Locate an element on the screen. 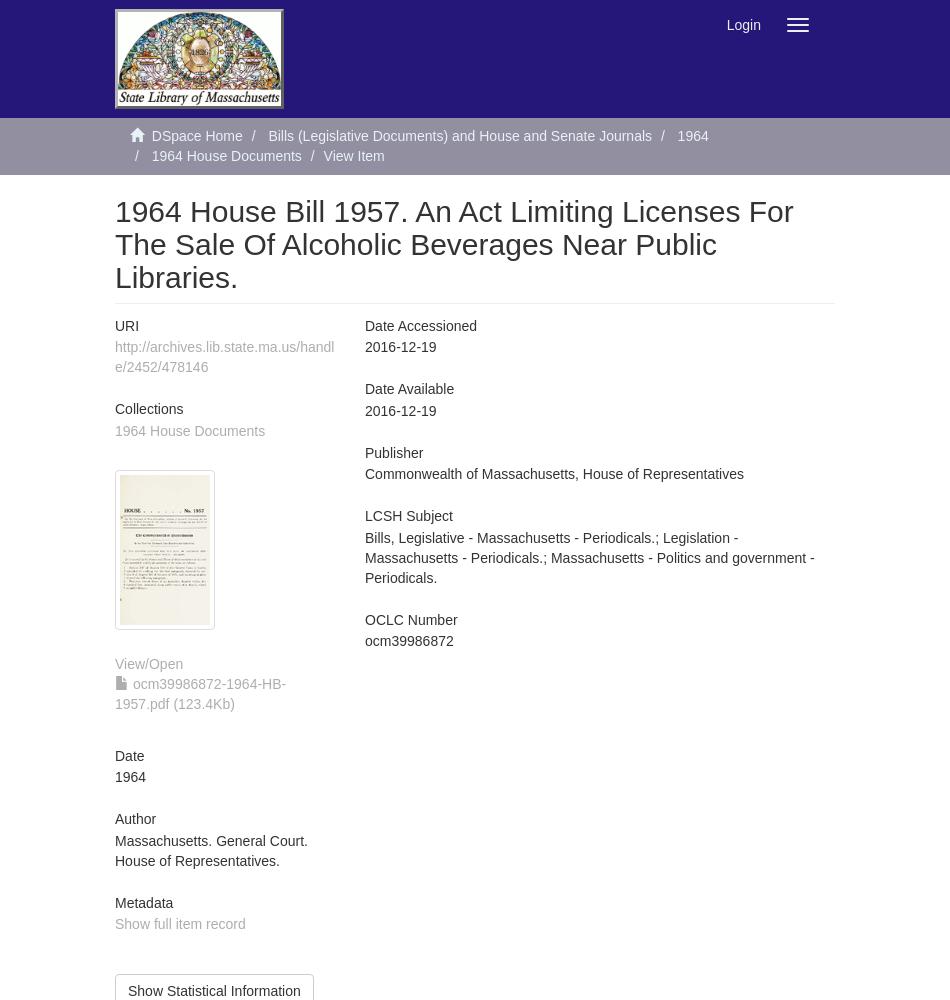 This screenshot has width=950, height=1000. 'ocm39986872-1964-HB-1957.pdf (123.4Kb)' is located at coordinates (115, 692).